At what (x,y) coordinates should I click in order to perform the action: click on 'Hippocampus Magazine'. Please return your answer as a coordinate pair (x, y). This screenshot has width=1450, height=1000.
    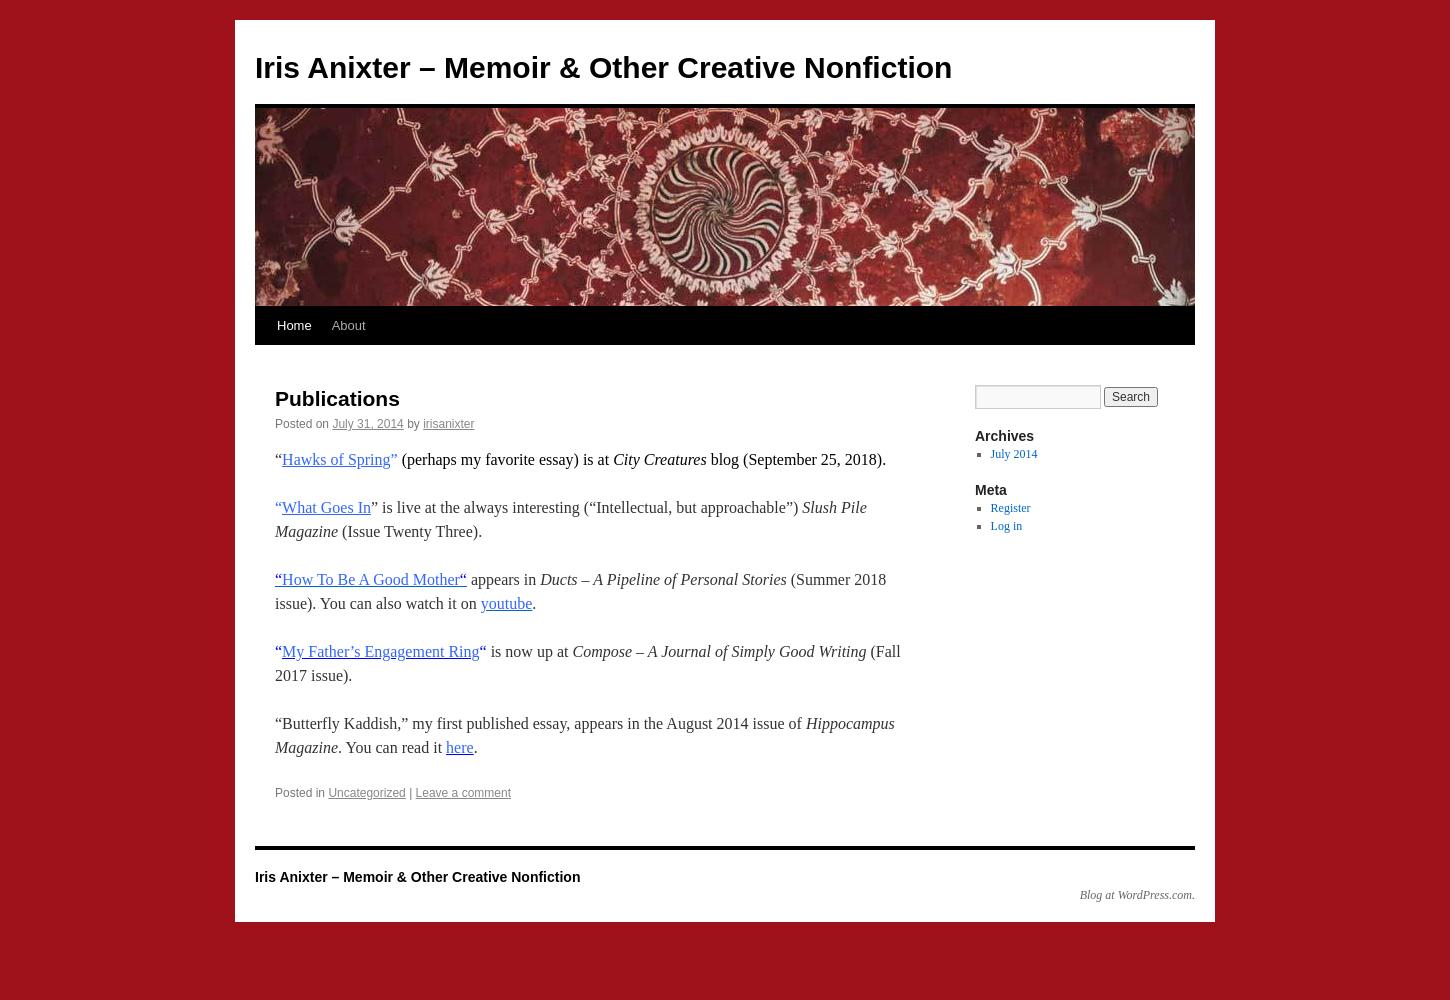
    Looking at the image, I should click on (584, 734).